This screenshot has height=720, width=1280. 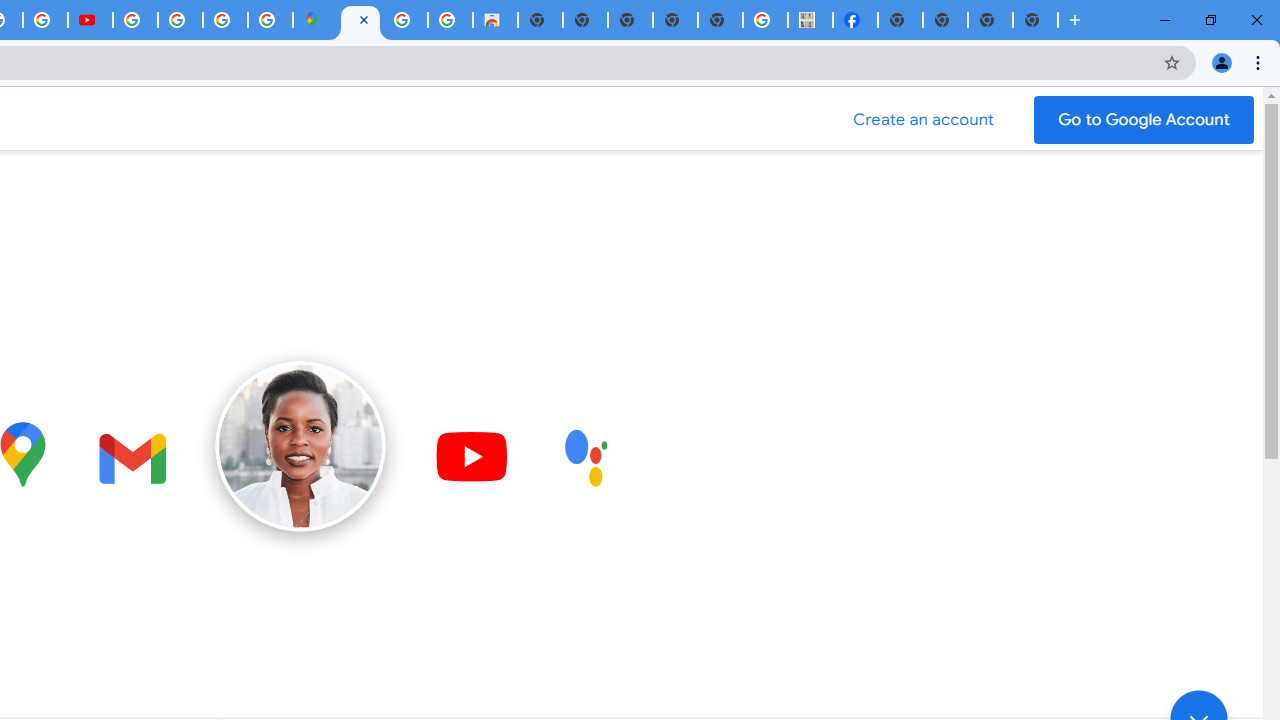 I want to click on 'Subscriptions - YouTube', so click(x=89, y=20).